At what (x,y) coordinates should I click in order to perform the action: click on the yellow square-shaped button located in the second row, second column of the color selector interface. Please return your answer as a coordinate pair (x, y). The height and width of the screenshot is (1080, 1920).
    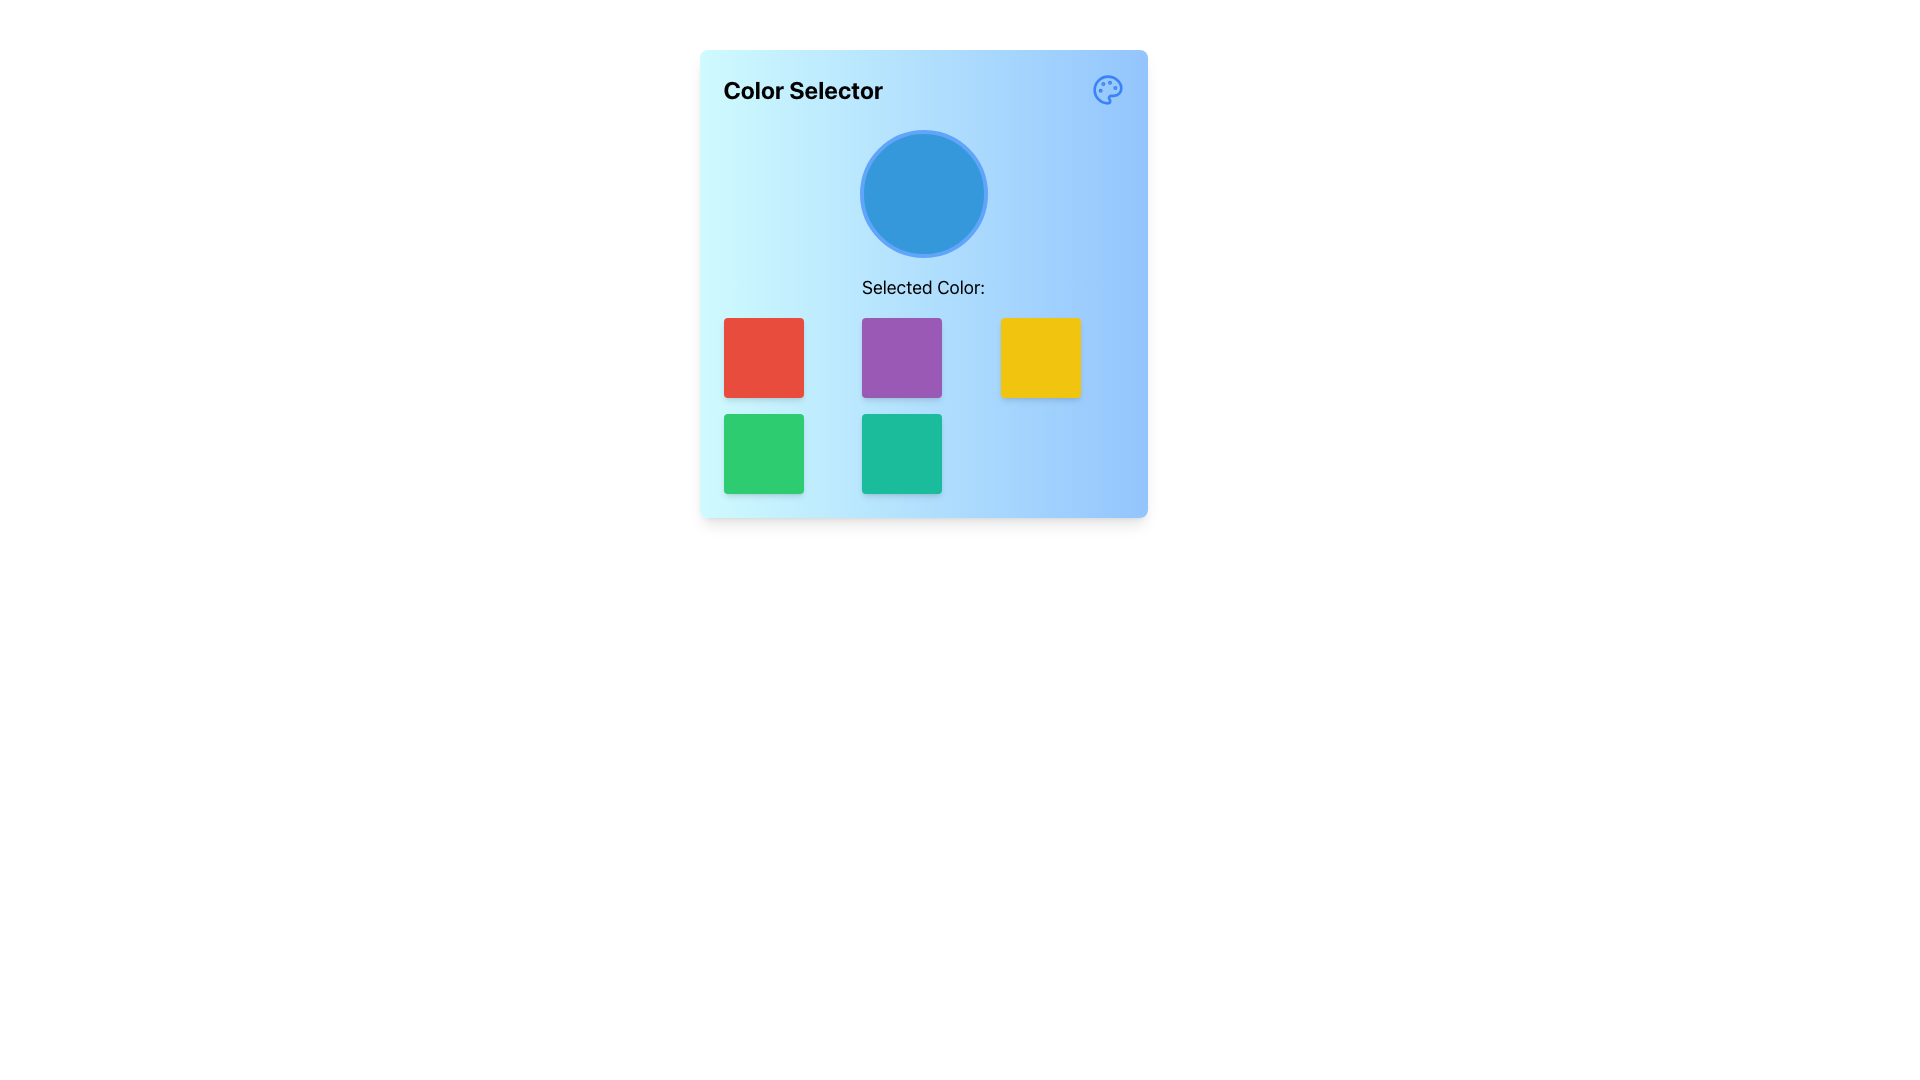
    Looking at the image, I should click on (1040, 357).